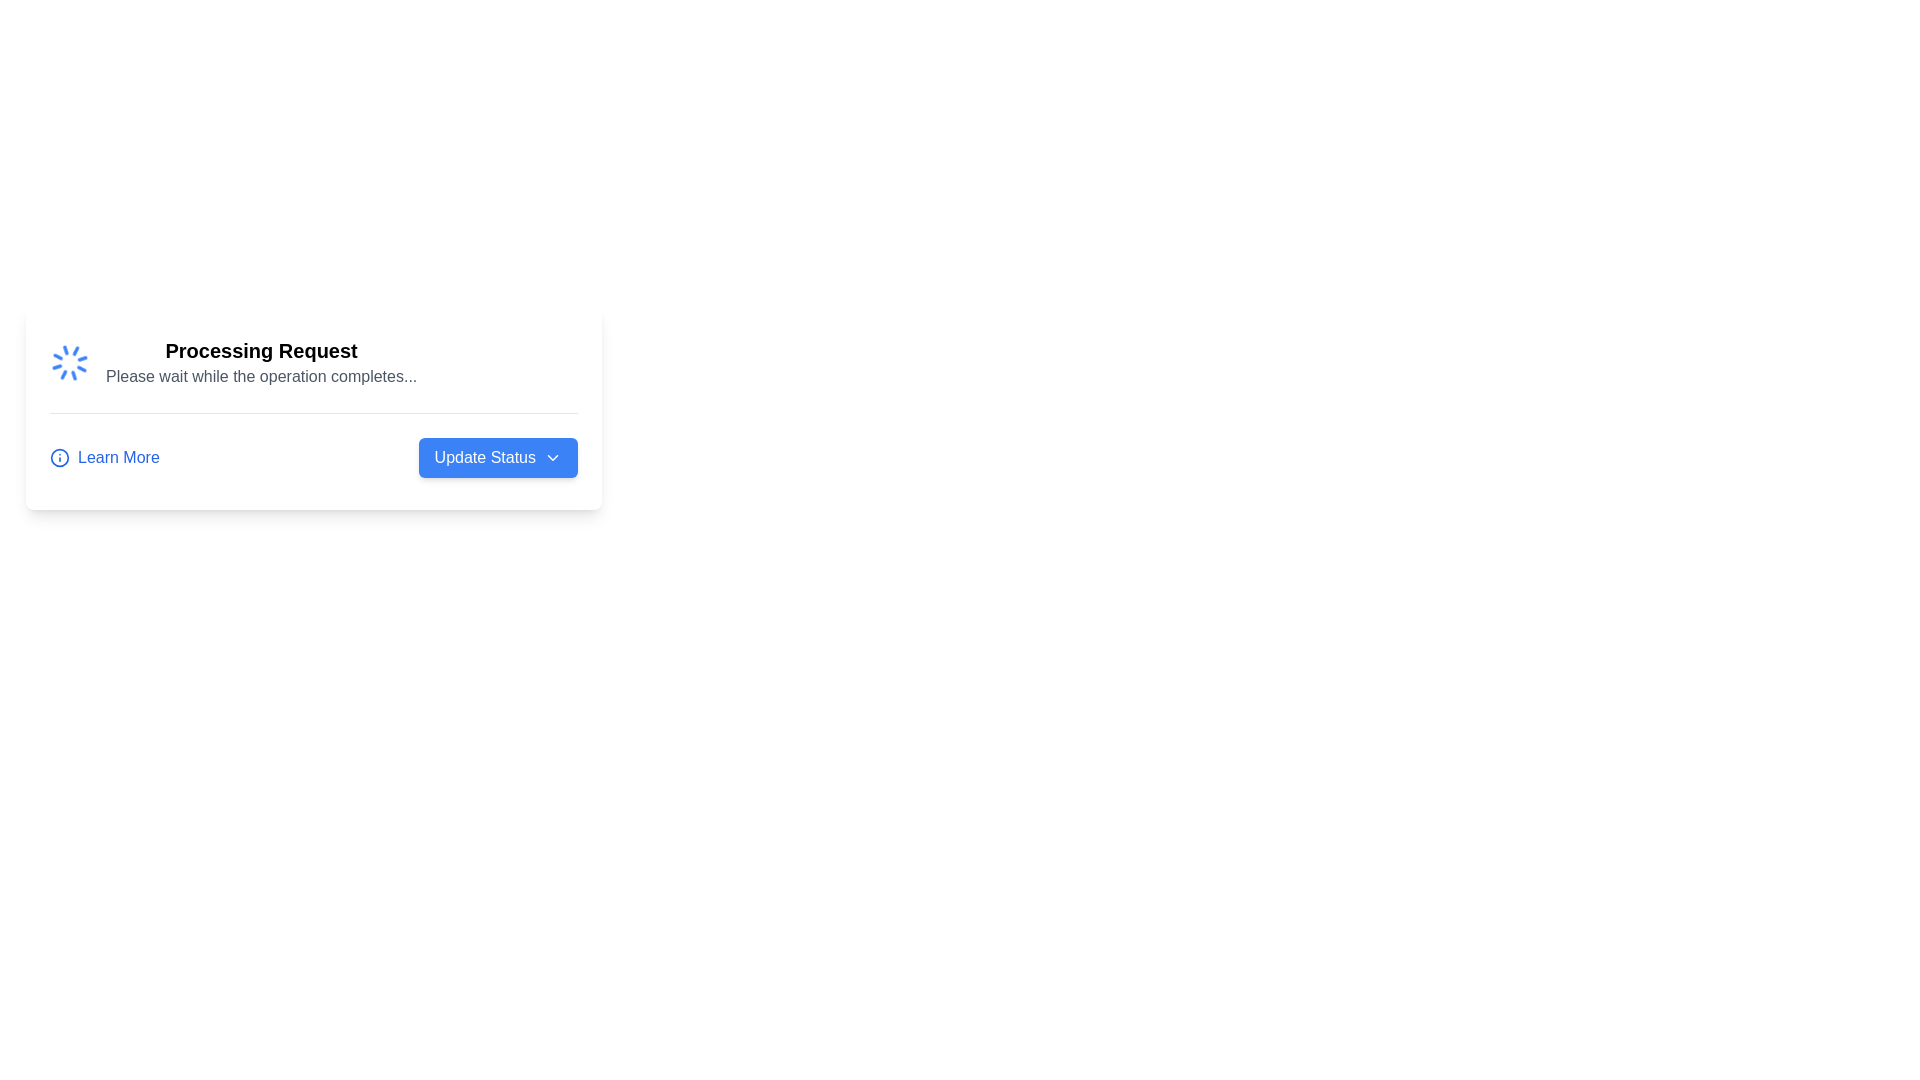 This screenshot has height=1080, width=1920. What do you see at coordinates (103, 458) in the screenshot?
I see `the 'Learn More' hyperlink styled in blue text with an adjacent circular icon containing an 'i' symbol` at bounding box center [103, 458].